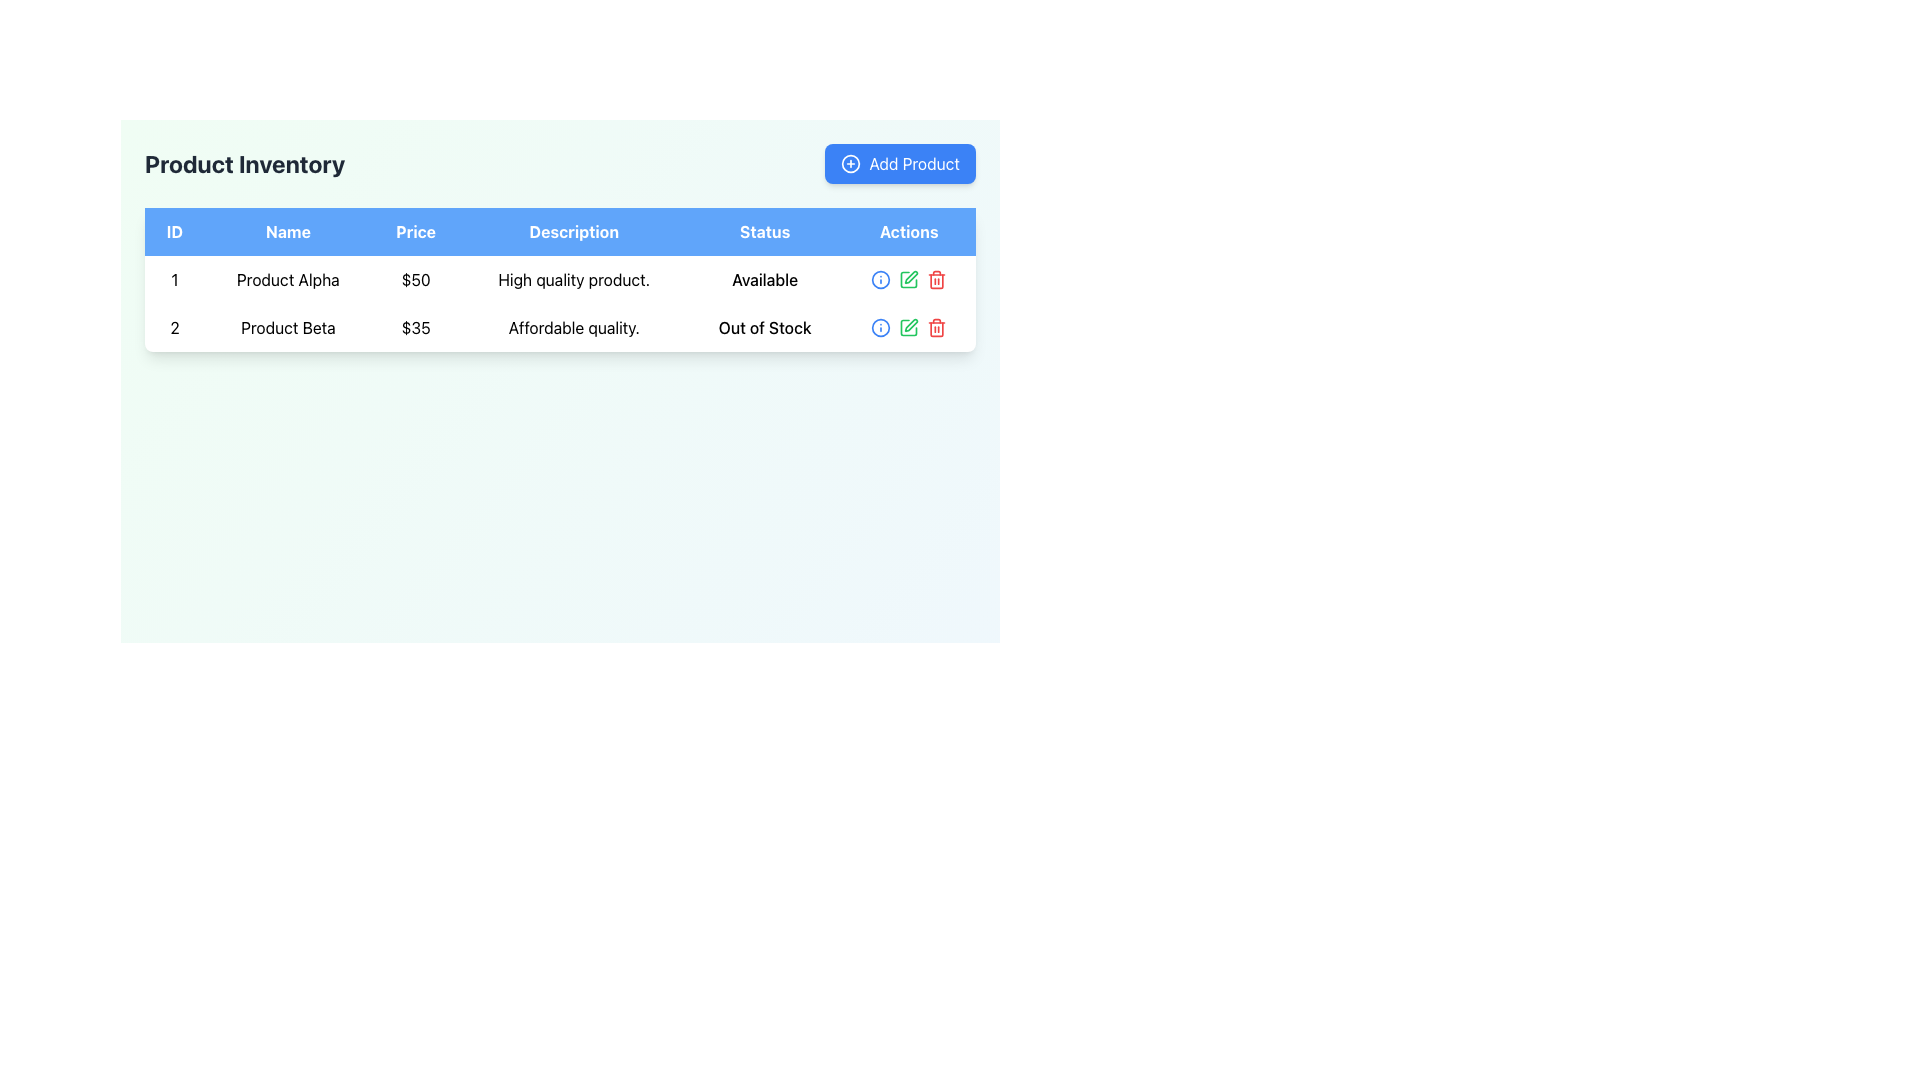  I want to click on the Text Label displaying the availability status of 'Product Alpha' in the 'Status' column of the product inventory table, located between 'High quality product.' and the 'Actions' column, so click(764, 280).